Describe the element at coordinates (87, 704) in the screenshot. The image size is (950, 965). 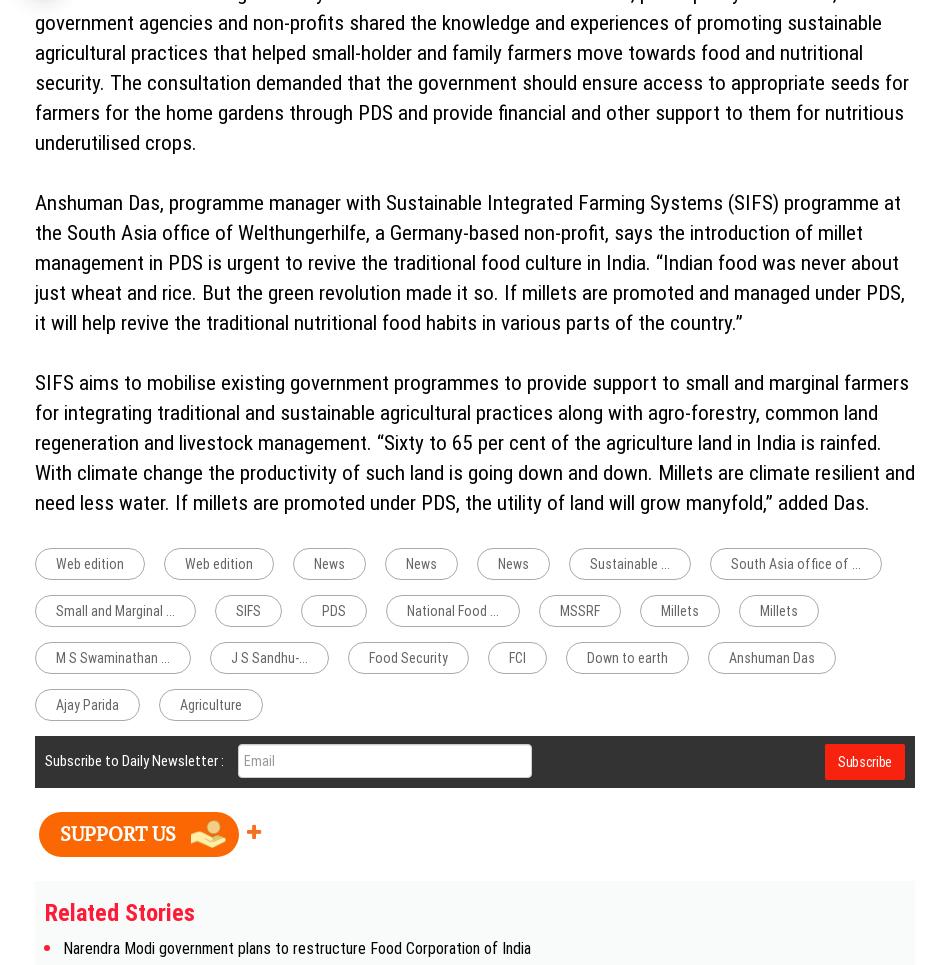
I see `'Ajay Parida'` at that location.